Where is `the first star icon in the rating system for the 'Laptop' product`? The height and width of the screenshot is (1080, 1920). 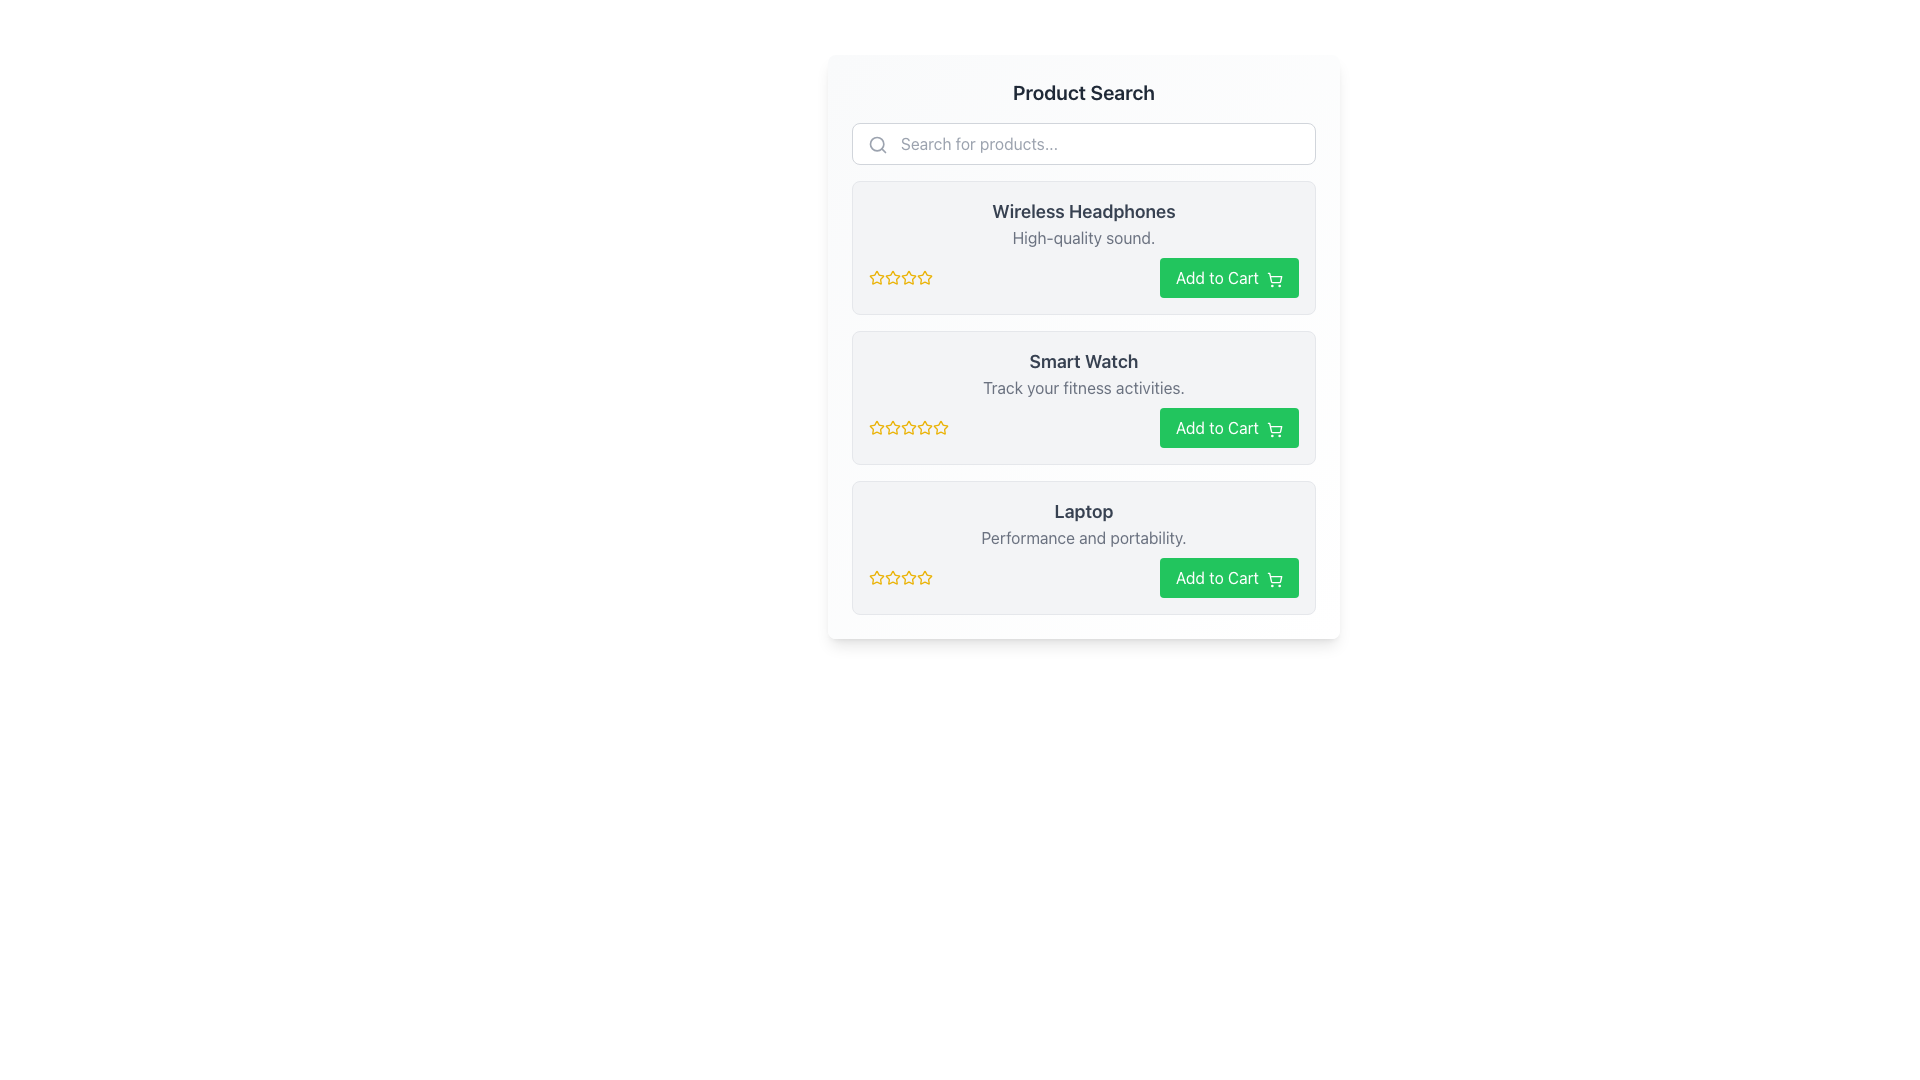
the first star icon in the rating system for the 'Laptop' product is located at coordinates (891, 577).